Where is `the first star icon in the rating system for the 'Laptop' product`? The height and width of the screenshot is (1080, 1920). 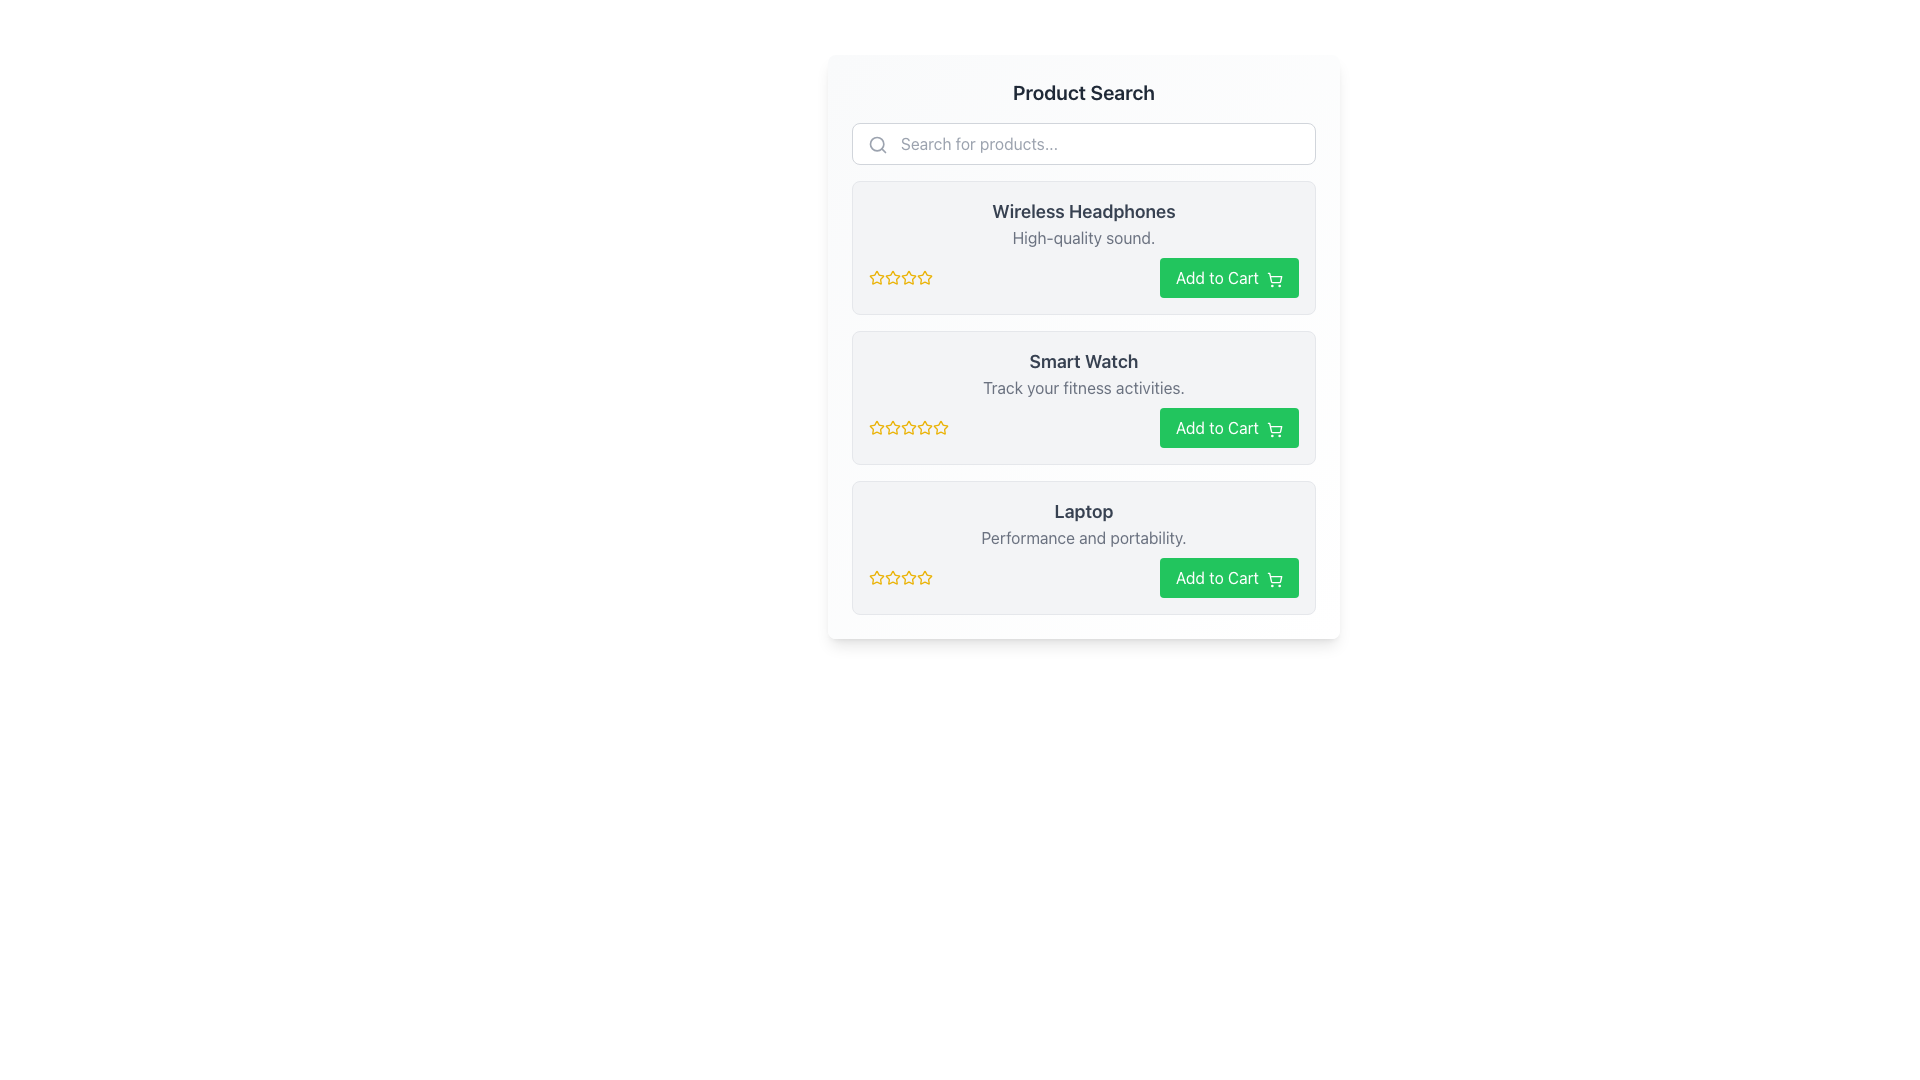
the first star icon in the rating system for the 'Laptop' product is located at coordinates (891, 577).